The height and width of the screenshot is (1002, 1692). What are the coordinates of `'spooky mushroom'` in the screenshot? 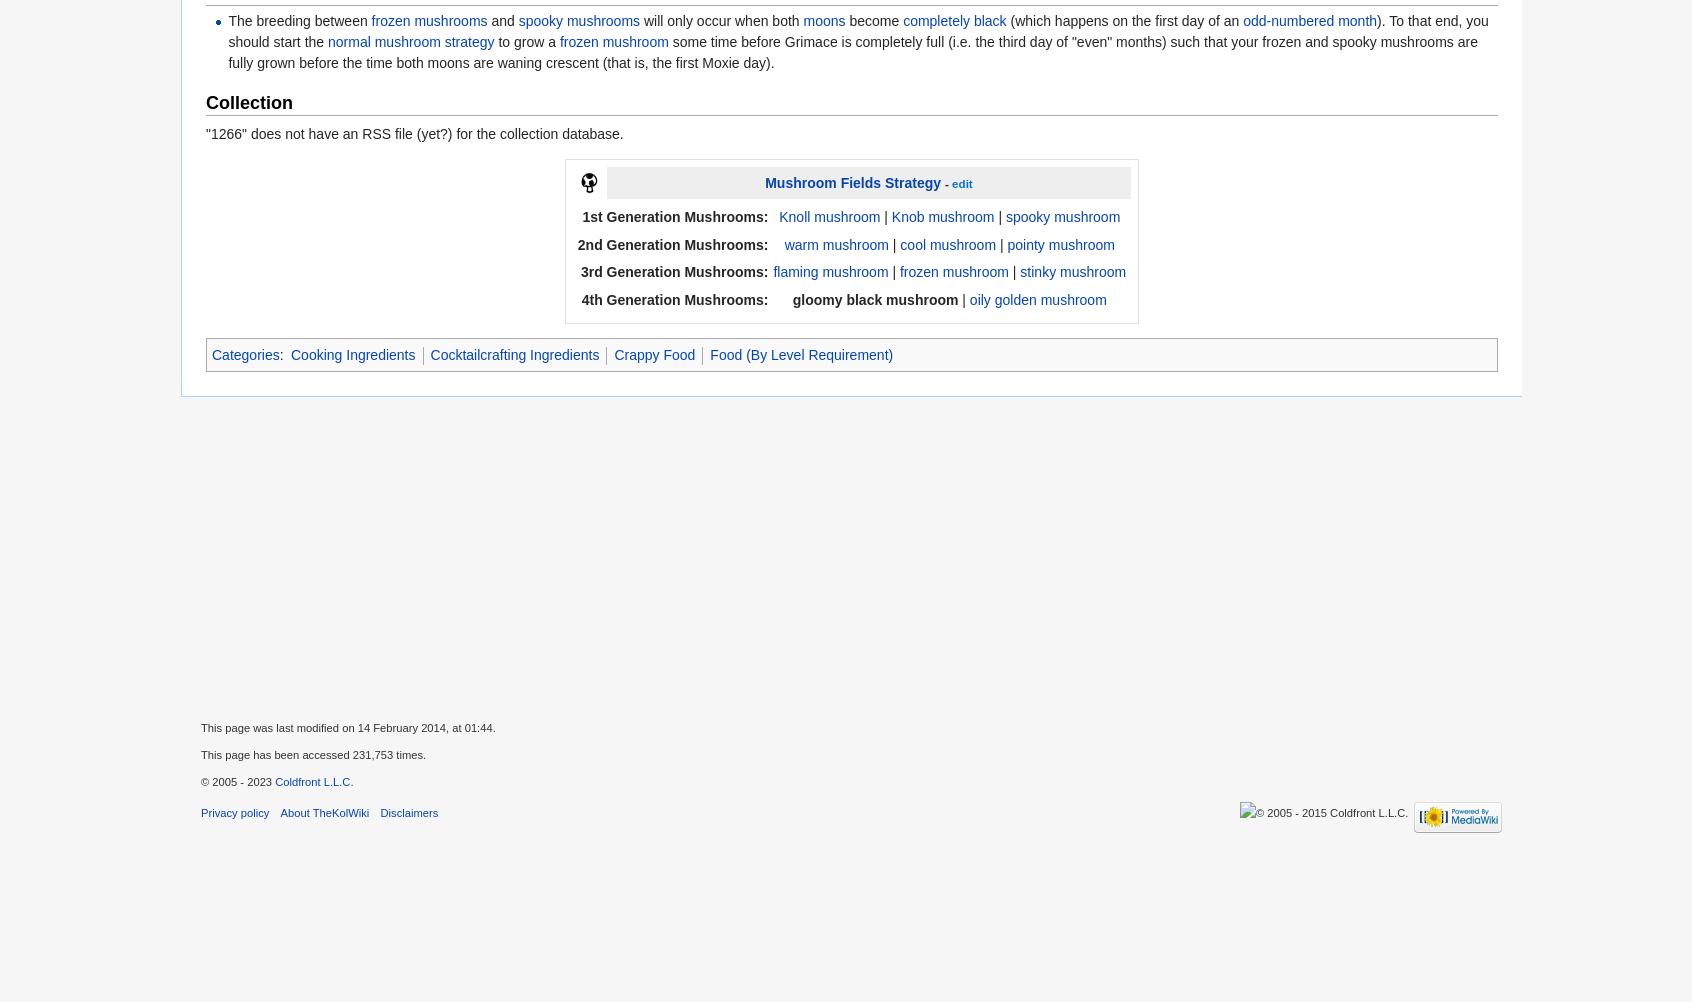 It's located at (1004, 217).